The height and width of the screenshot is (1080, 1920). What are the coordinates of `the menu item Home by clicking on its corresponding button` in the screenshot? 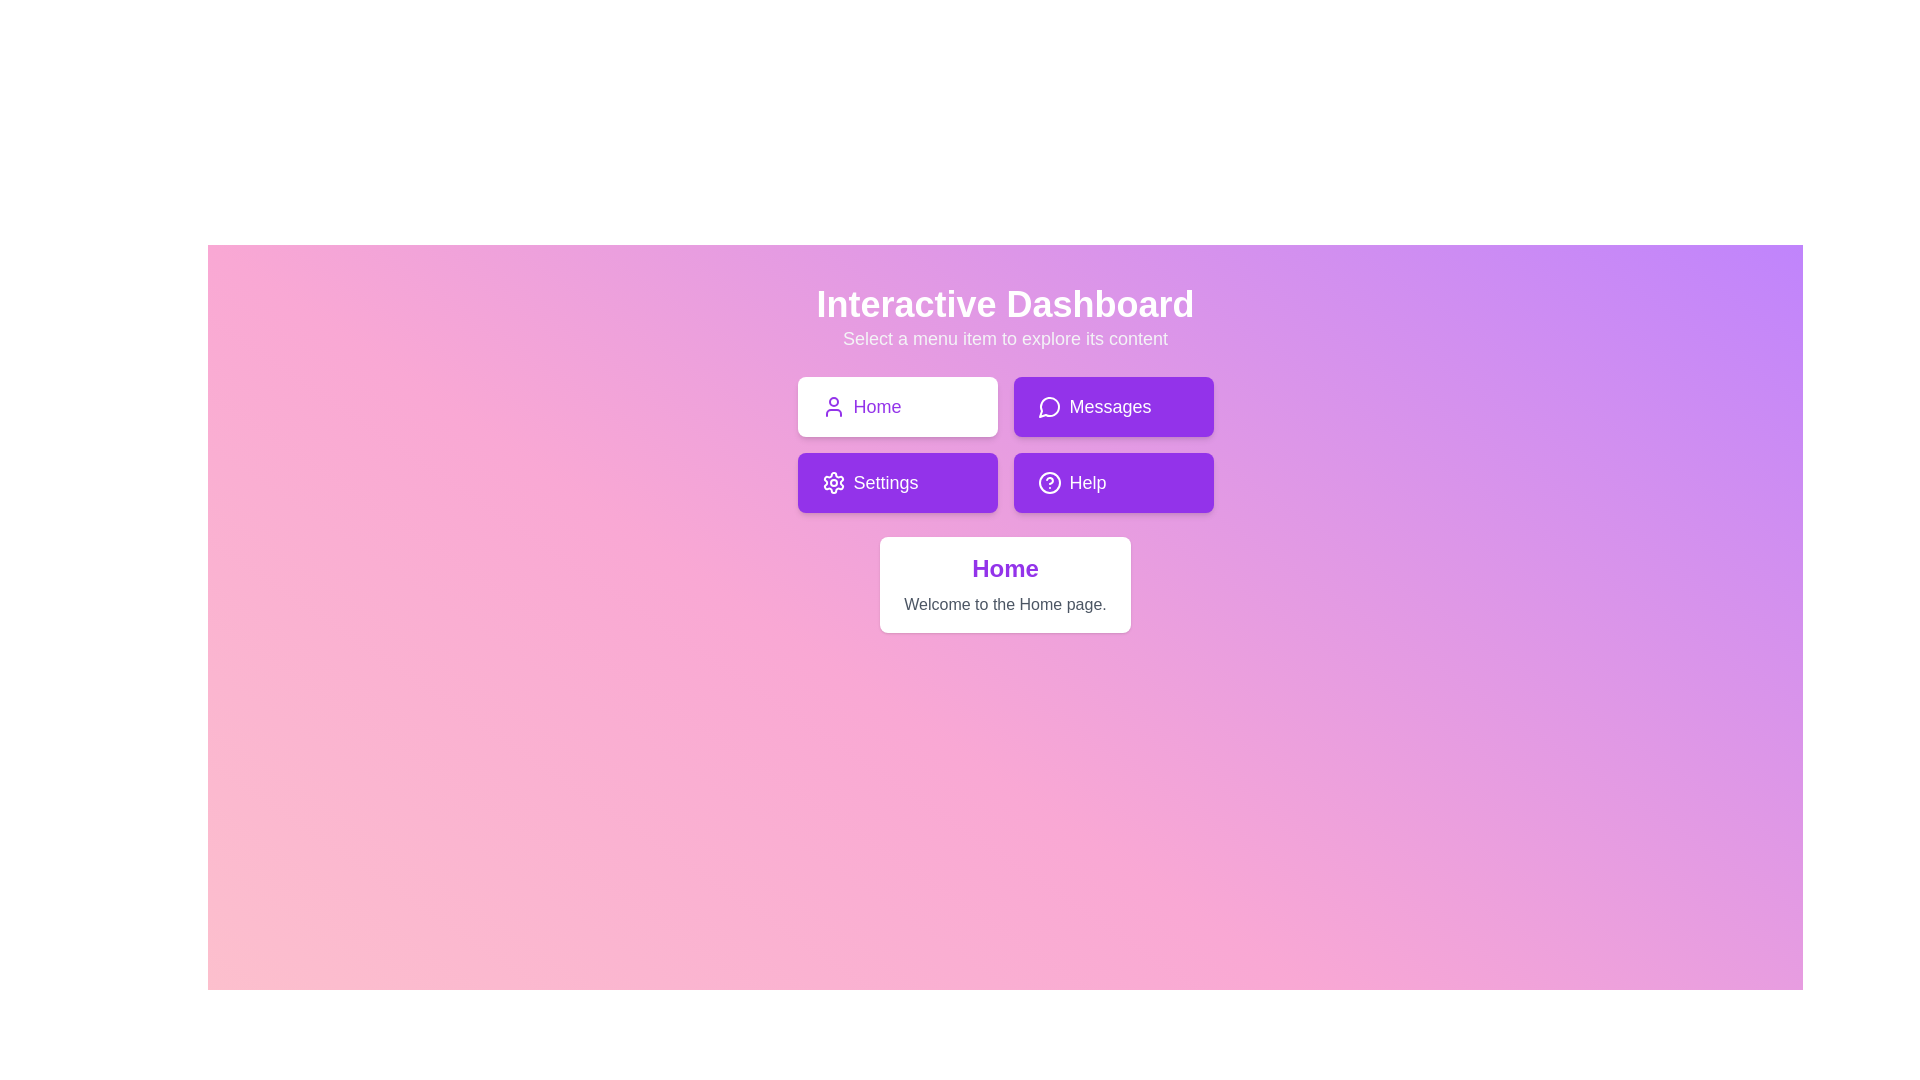 It's located at (896, 406).